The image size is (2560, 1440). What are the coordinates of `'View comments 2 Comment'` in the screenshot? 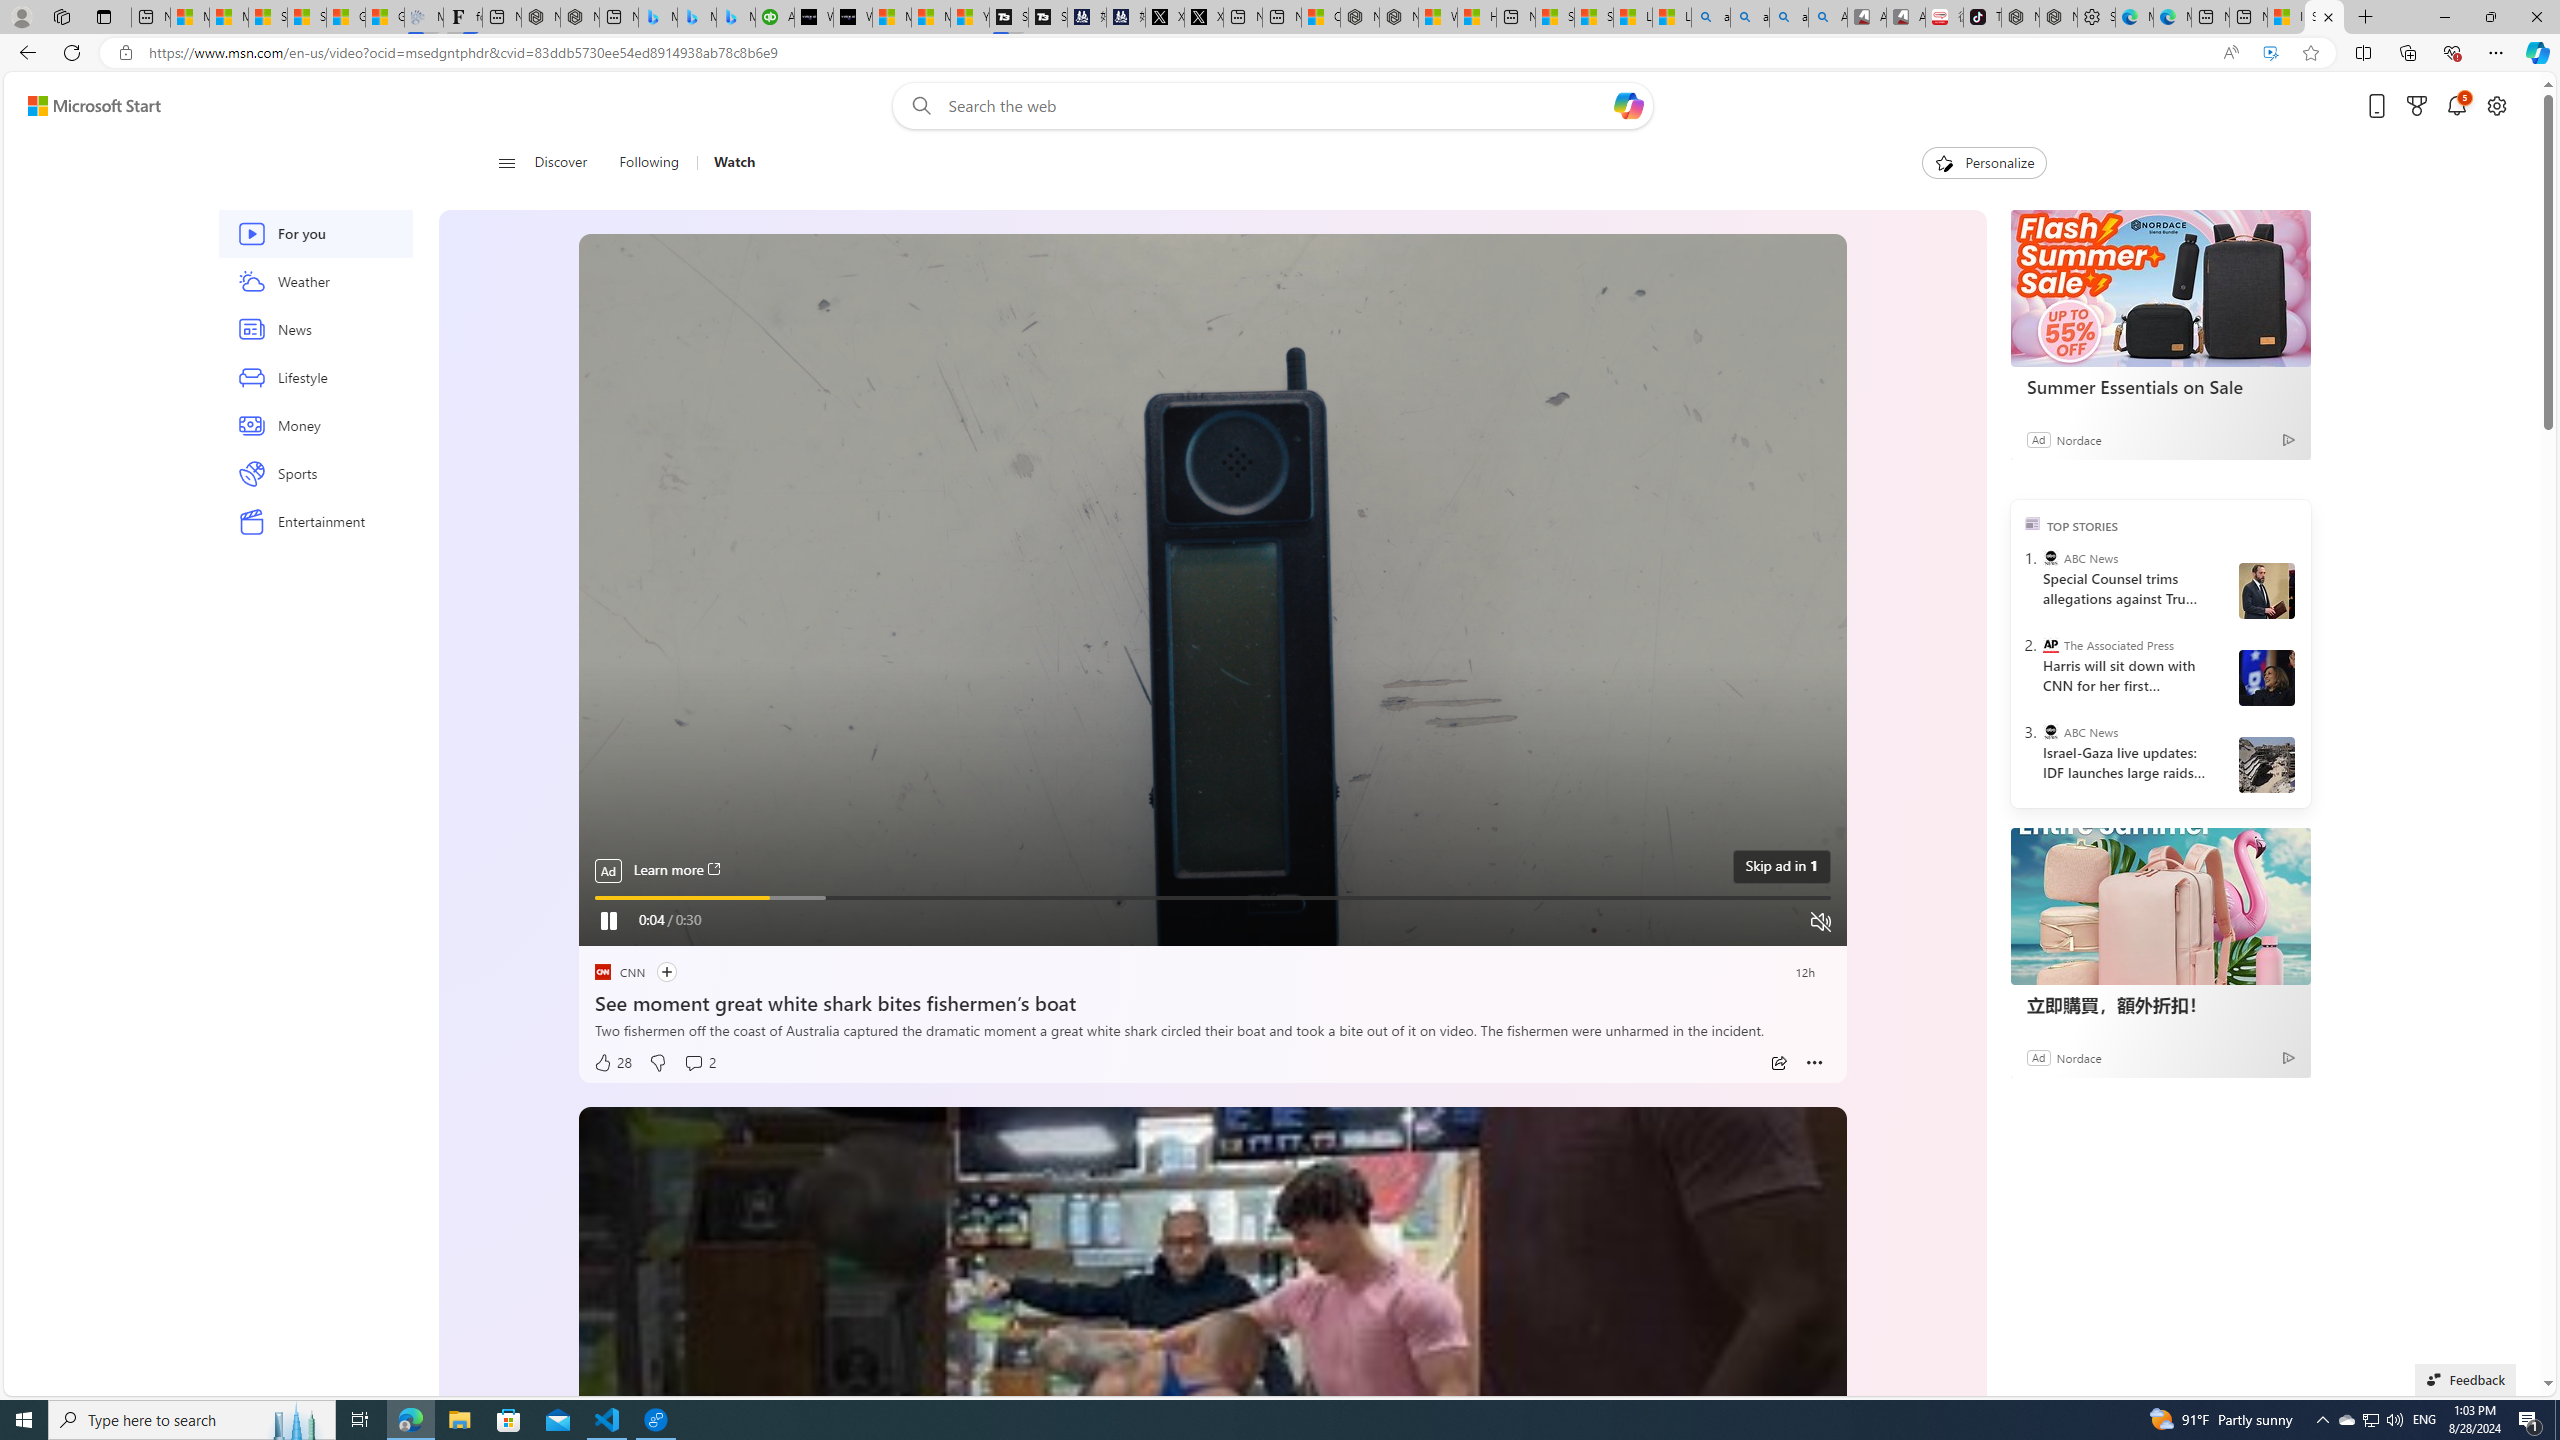 It's located at (700, 1062).